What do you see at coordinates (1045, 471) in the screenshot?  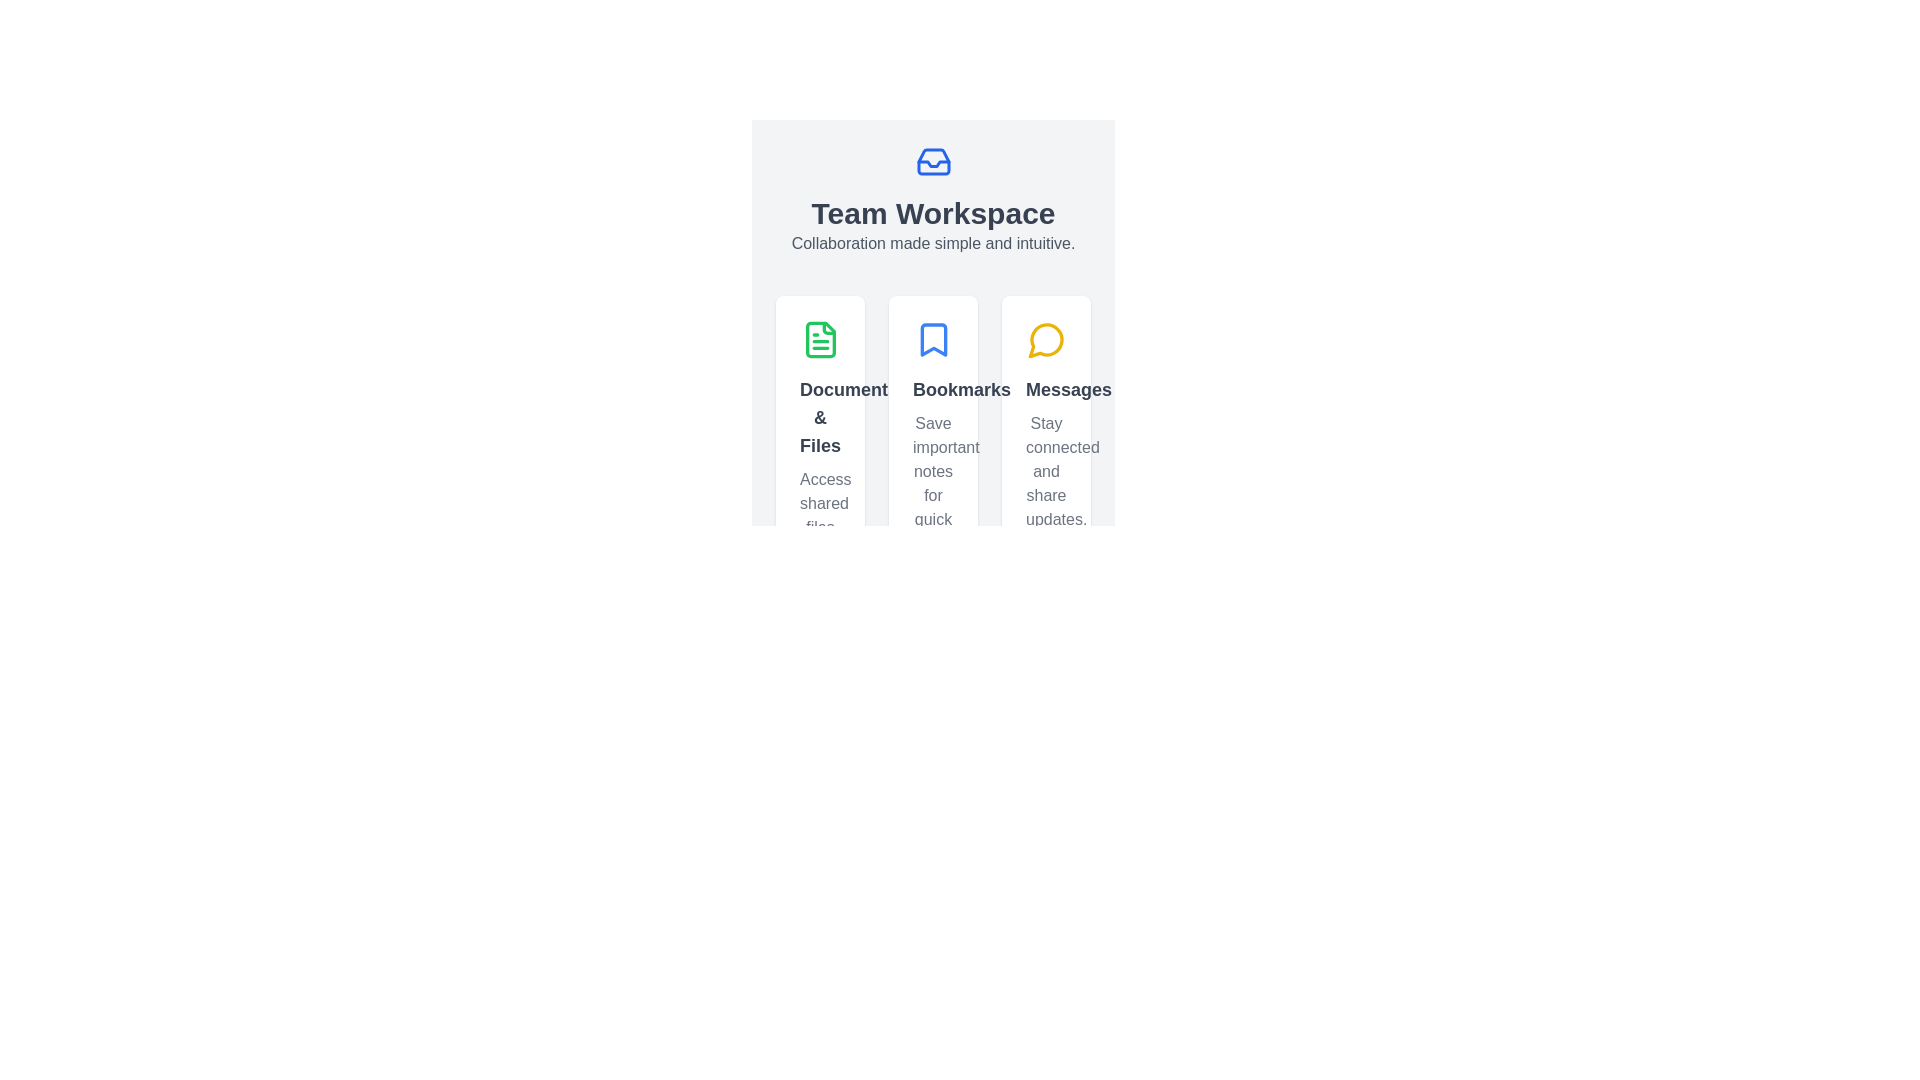 I see `the text label providing descriptive information in the 'Messages' section, located below the 'Messages' title and above the 'Dismiss Messages' button` at bounding box center [1045, 471].